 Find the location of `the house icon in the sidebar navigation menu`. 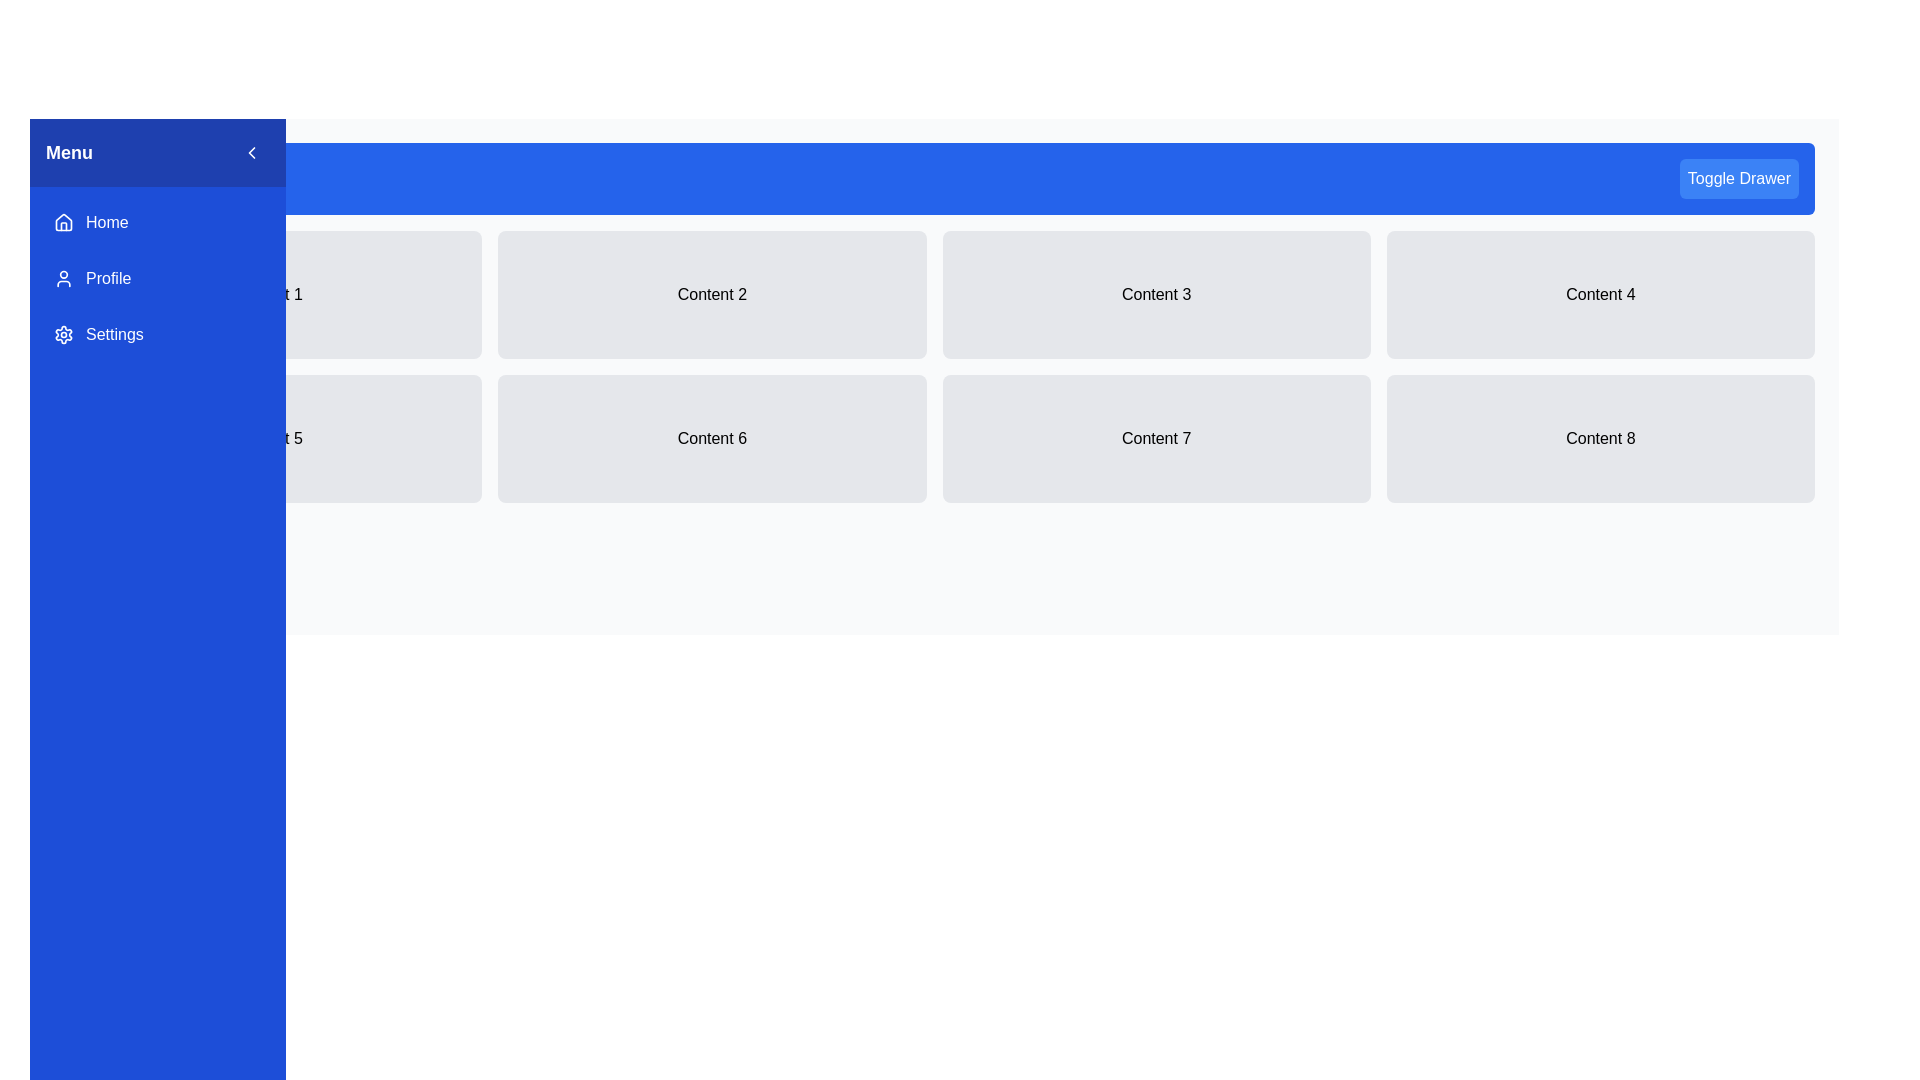

the house icon in the sidebar navigation menu is located at coordinates (63, 223).